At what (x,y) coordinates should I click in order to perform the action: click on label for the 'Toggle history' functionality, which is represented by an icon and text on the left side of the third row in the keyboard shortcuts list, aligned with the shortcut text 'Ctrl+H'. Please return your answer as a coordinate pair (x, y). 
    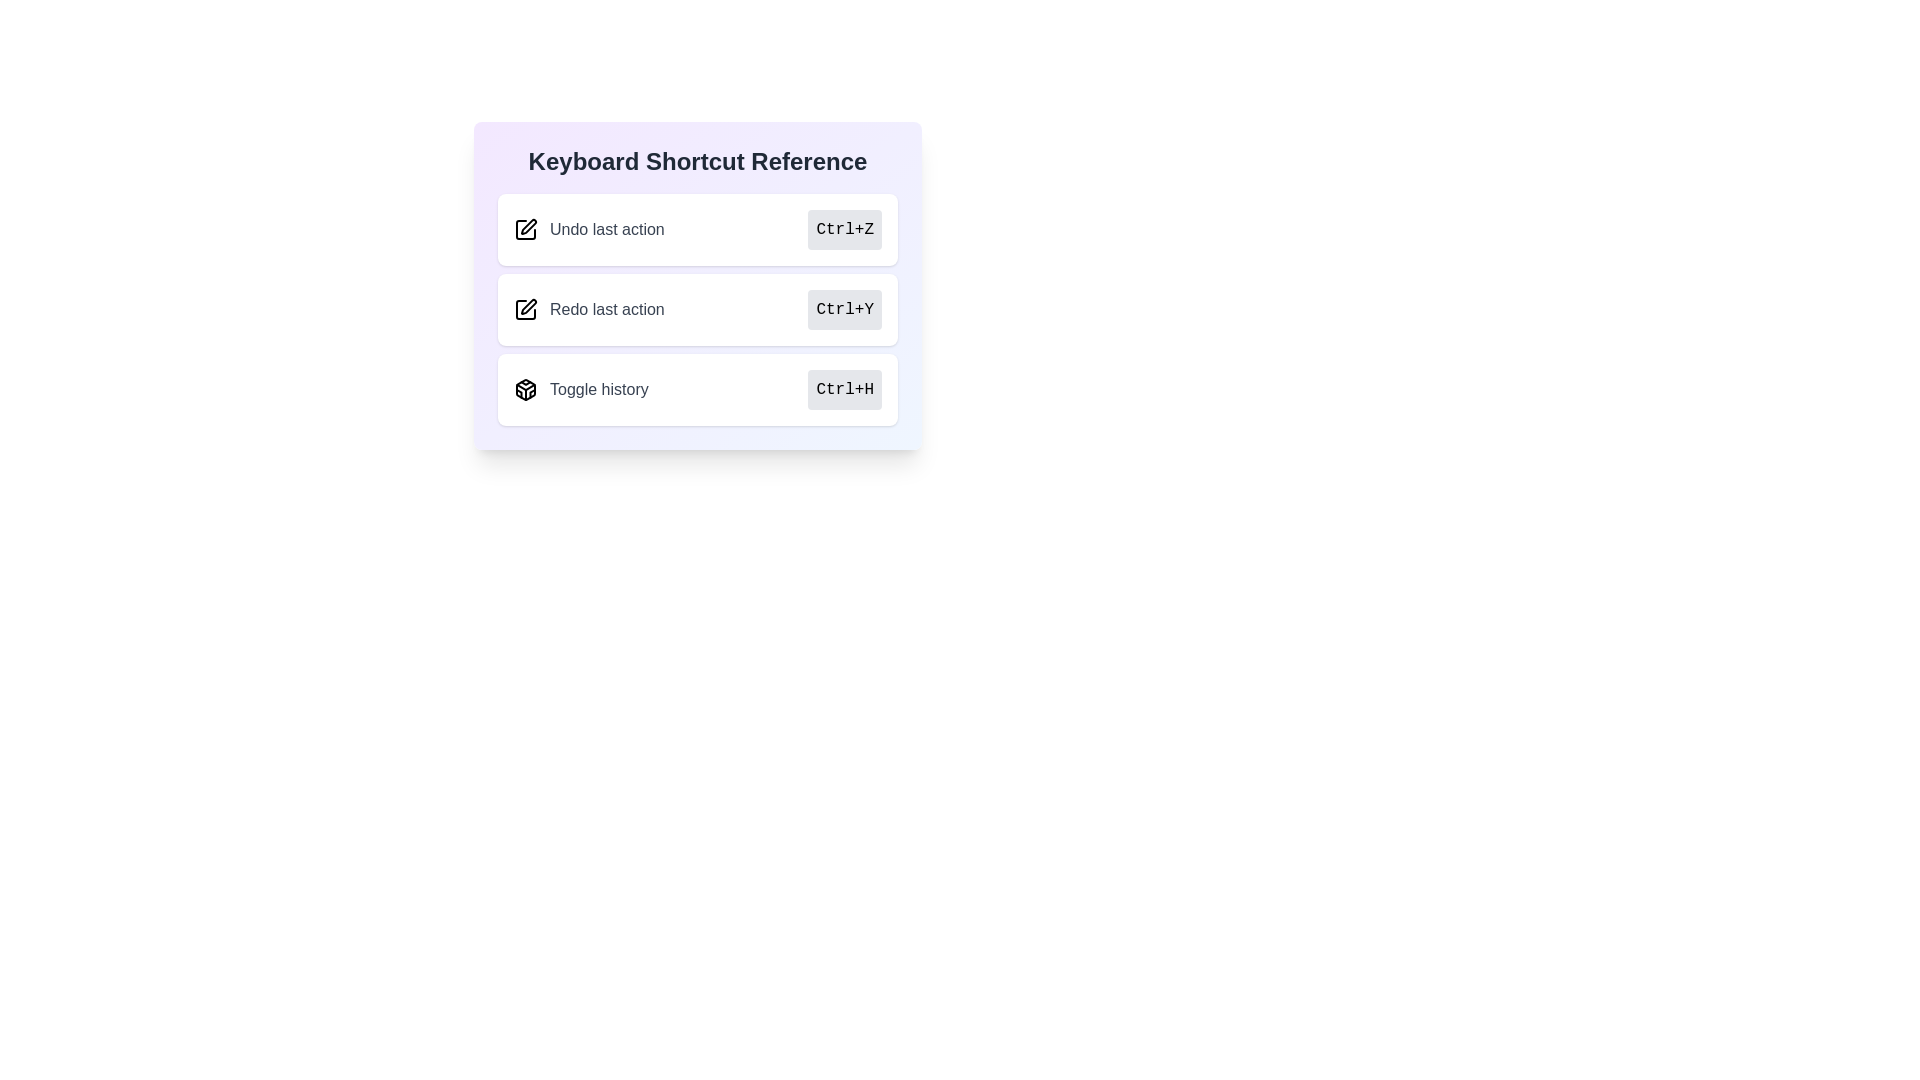
    Looking at the image, I should click on (580, 389).